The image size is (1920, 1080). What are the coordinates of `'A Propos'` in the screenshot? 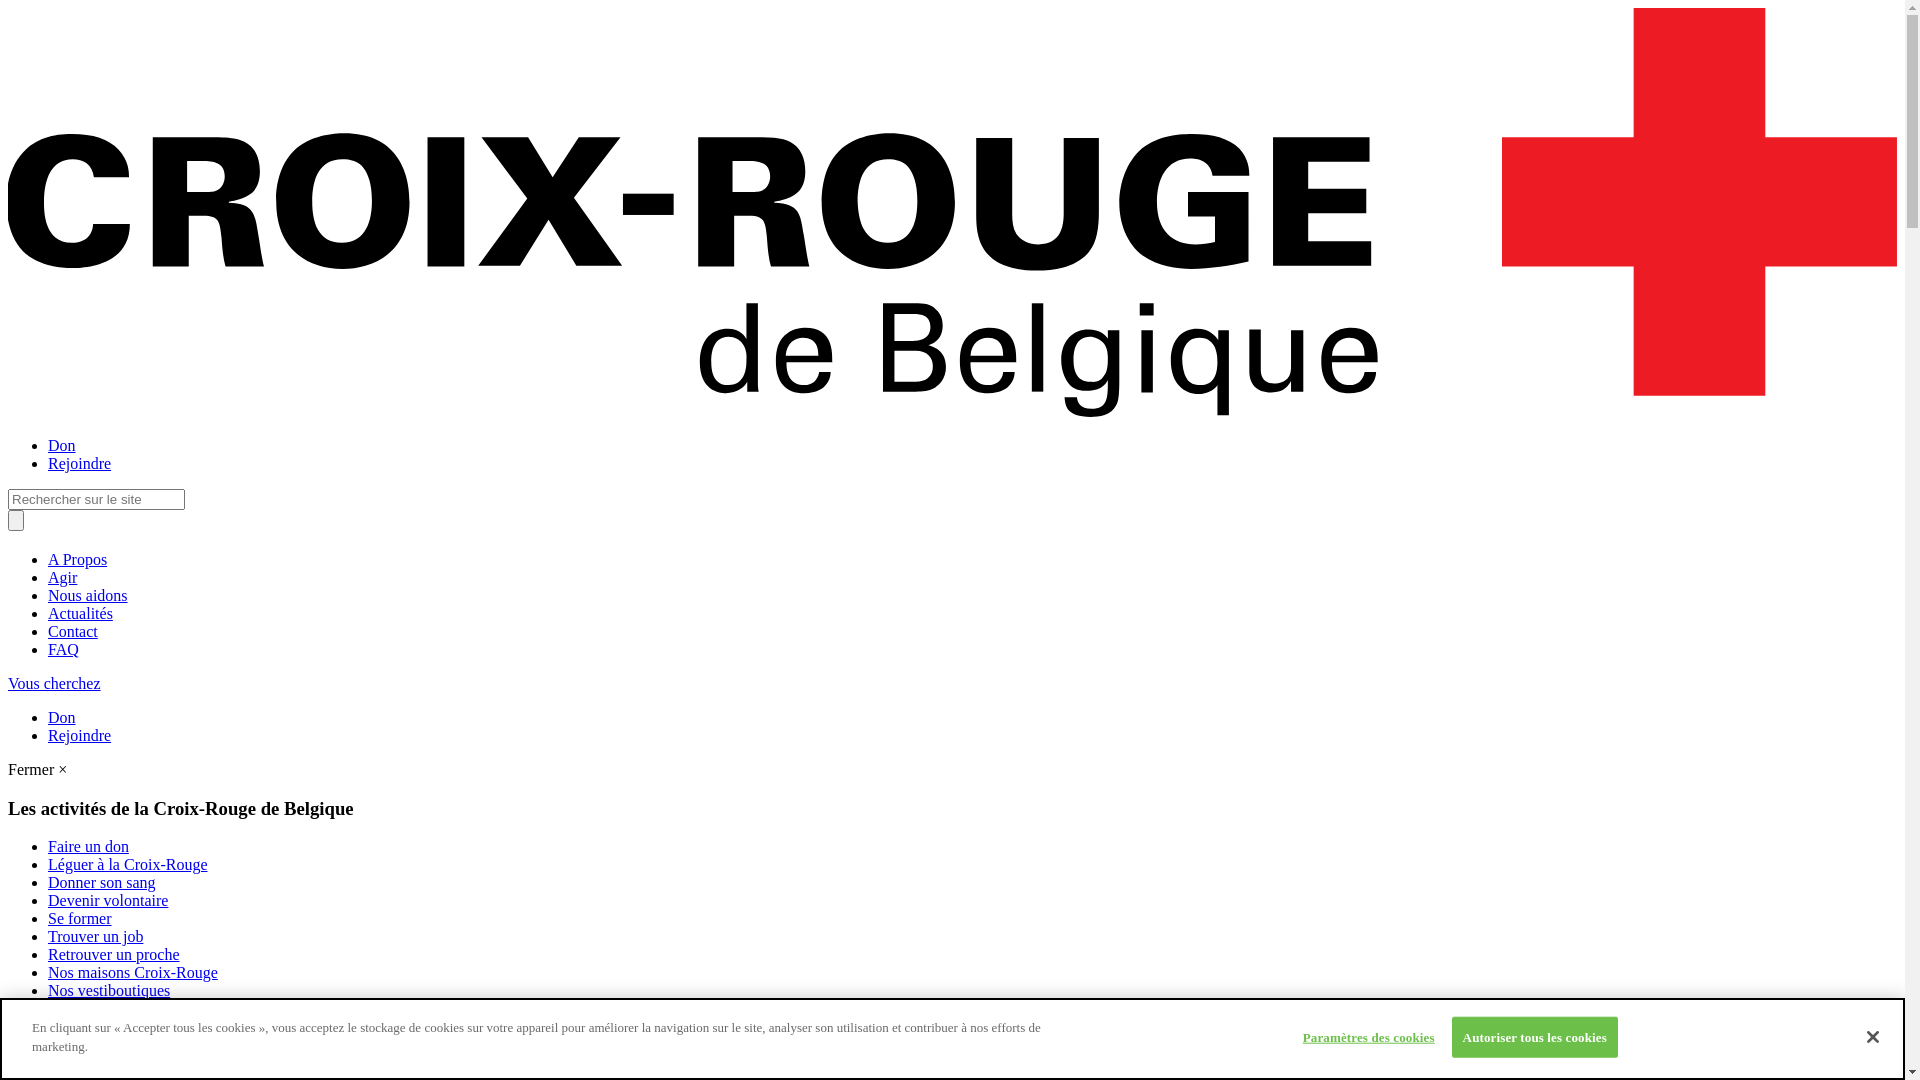 It's located at (77, 559).